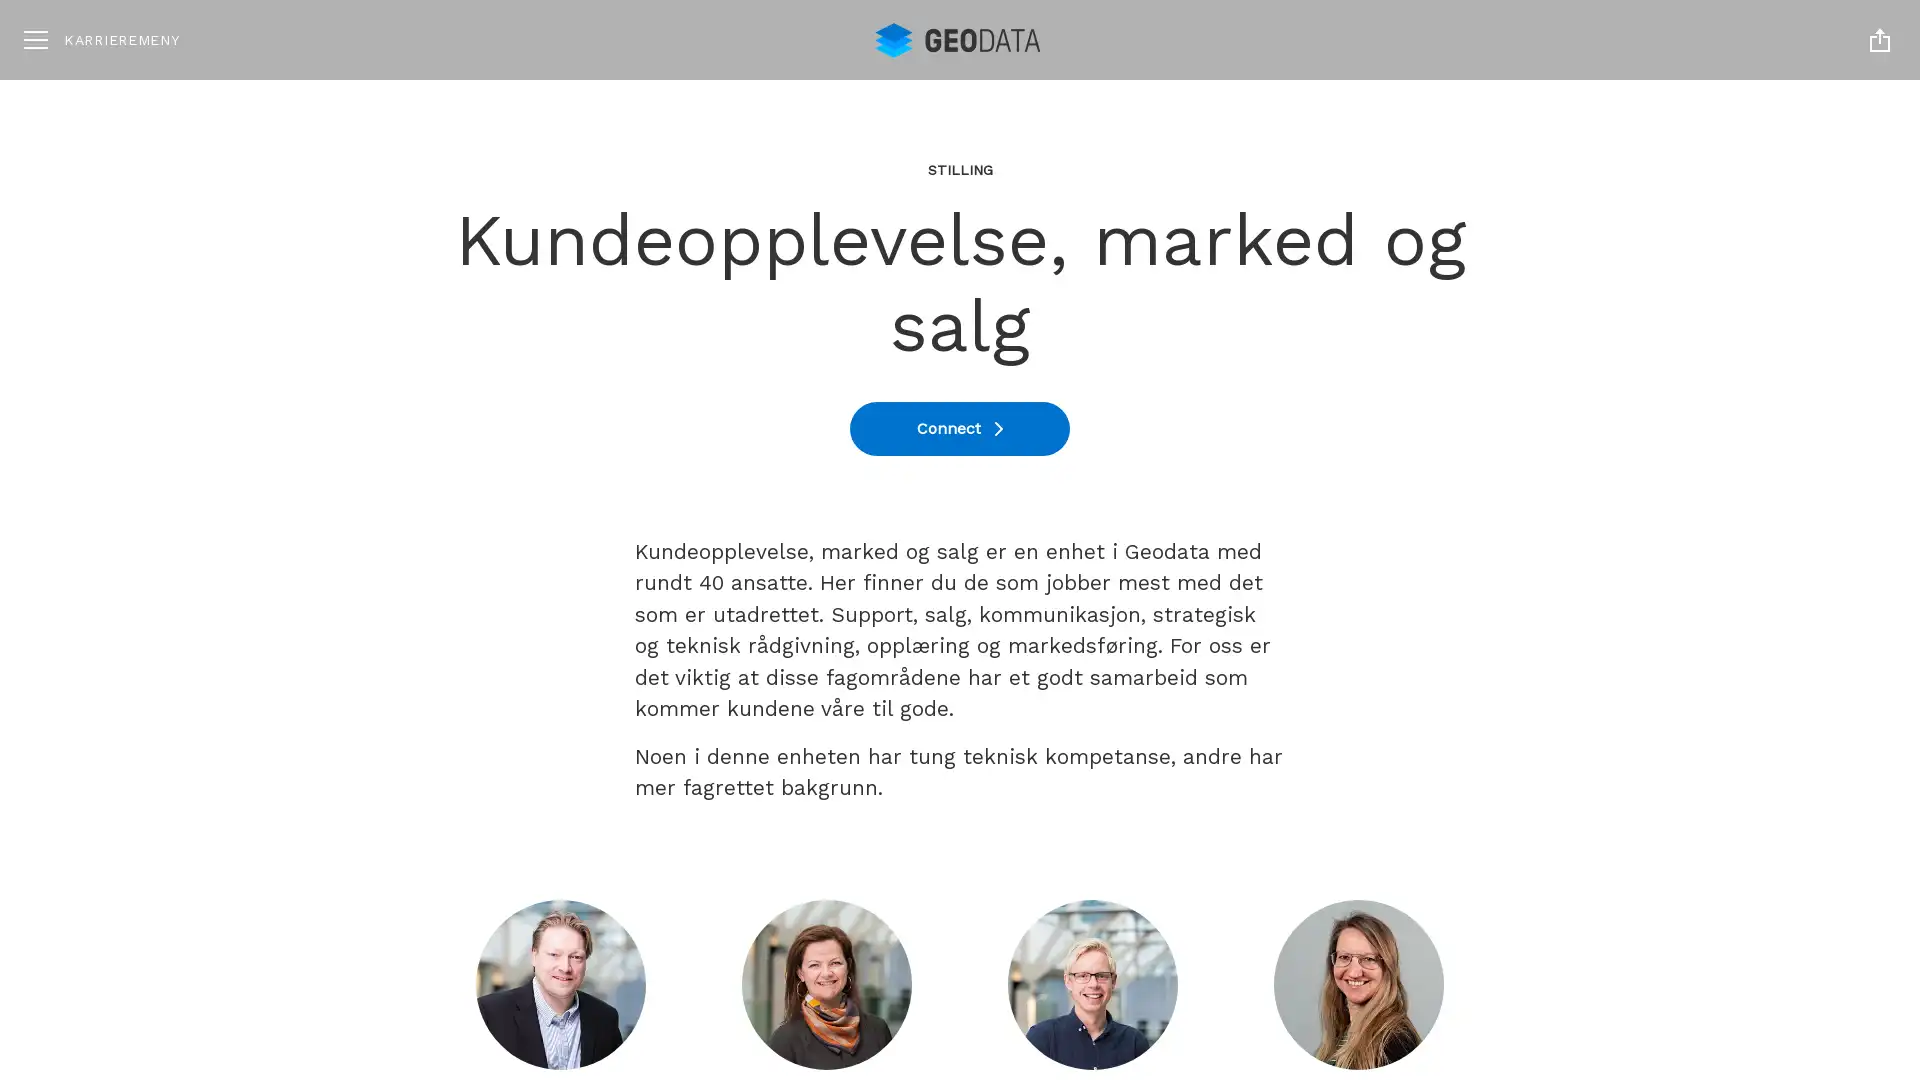  What do you see at coordinates (1691, 851) in the screenshot?
I see `Godta alle` at bounding box center [1691, 851].